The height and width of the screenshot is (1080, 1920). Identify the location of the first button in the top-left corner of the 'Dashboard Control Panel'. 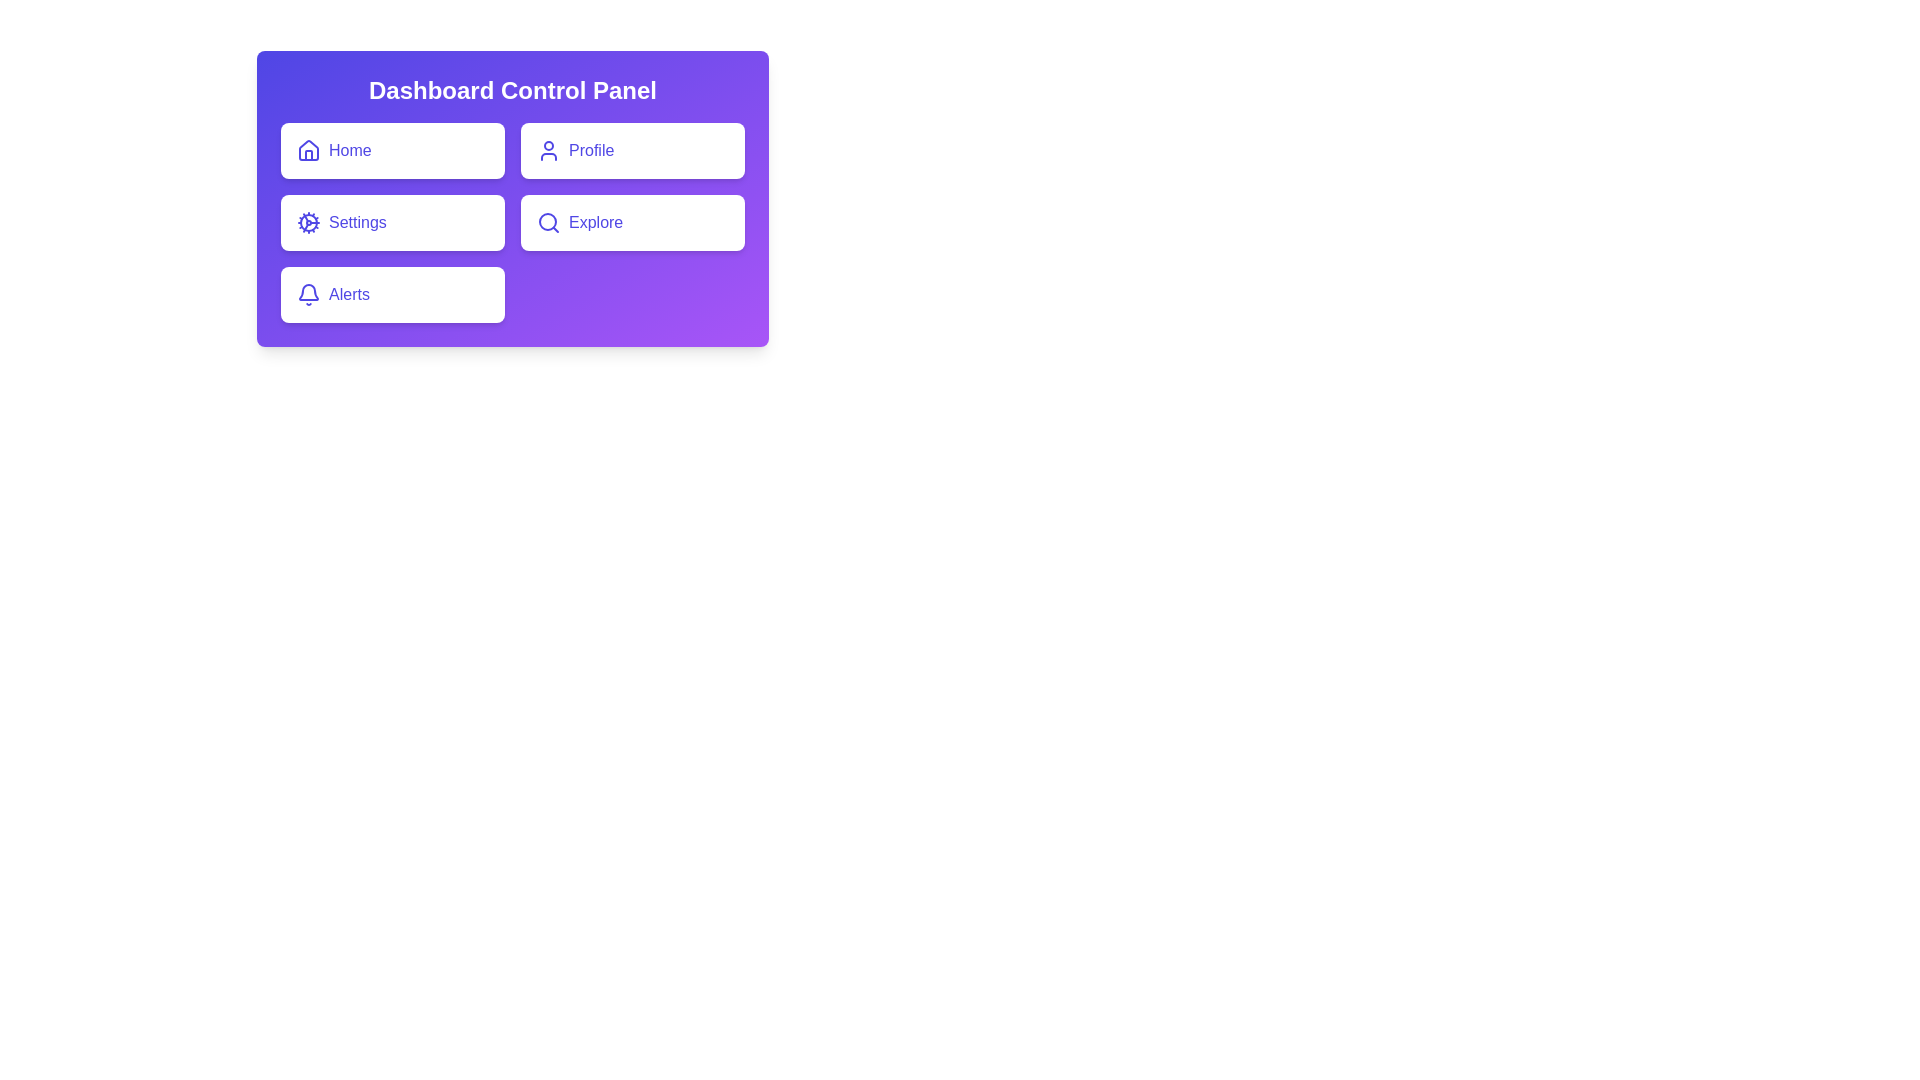
(393, 149).